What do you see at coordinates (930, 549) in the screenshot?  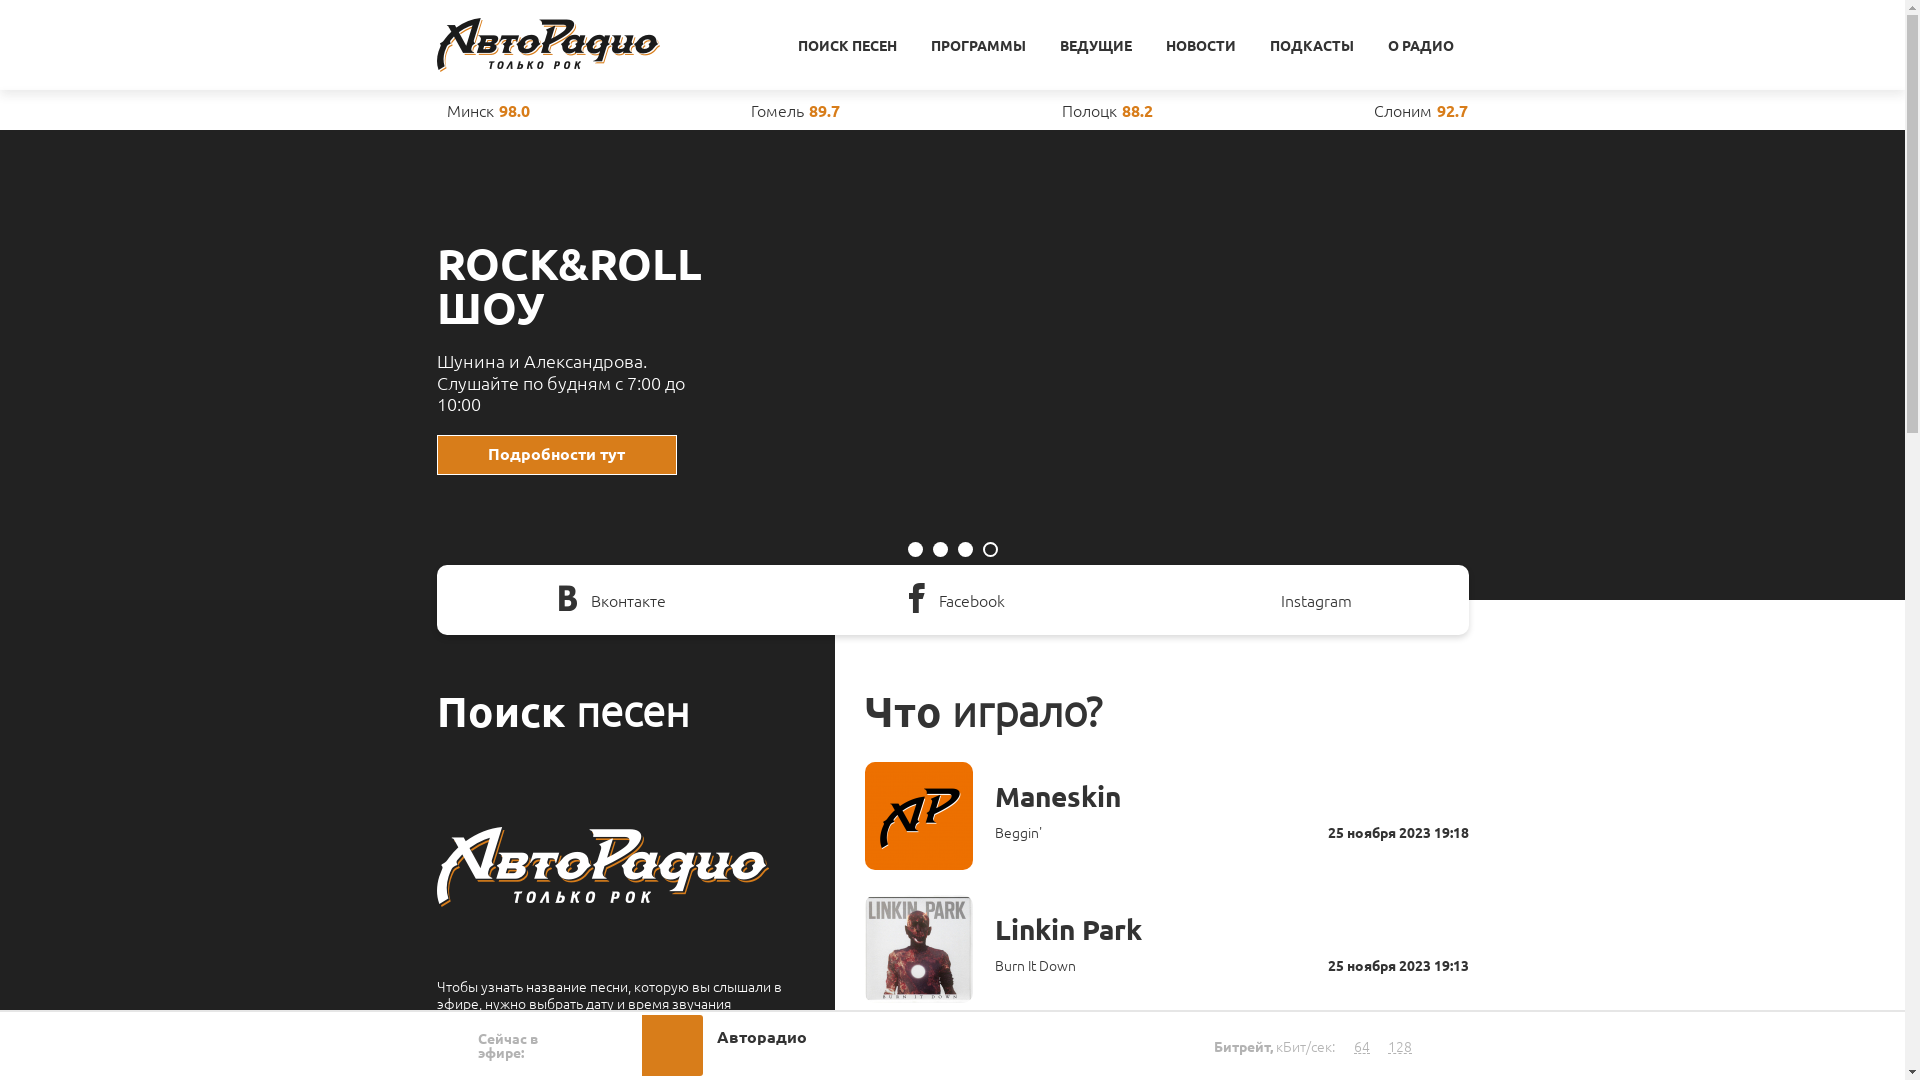 I see `'2'` at bounding box center [930, 549].